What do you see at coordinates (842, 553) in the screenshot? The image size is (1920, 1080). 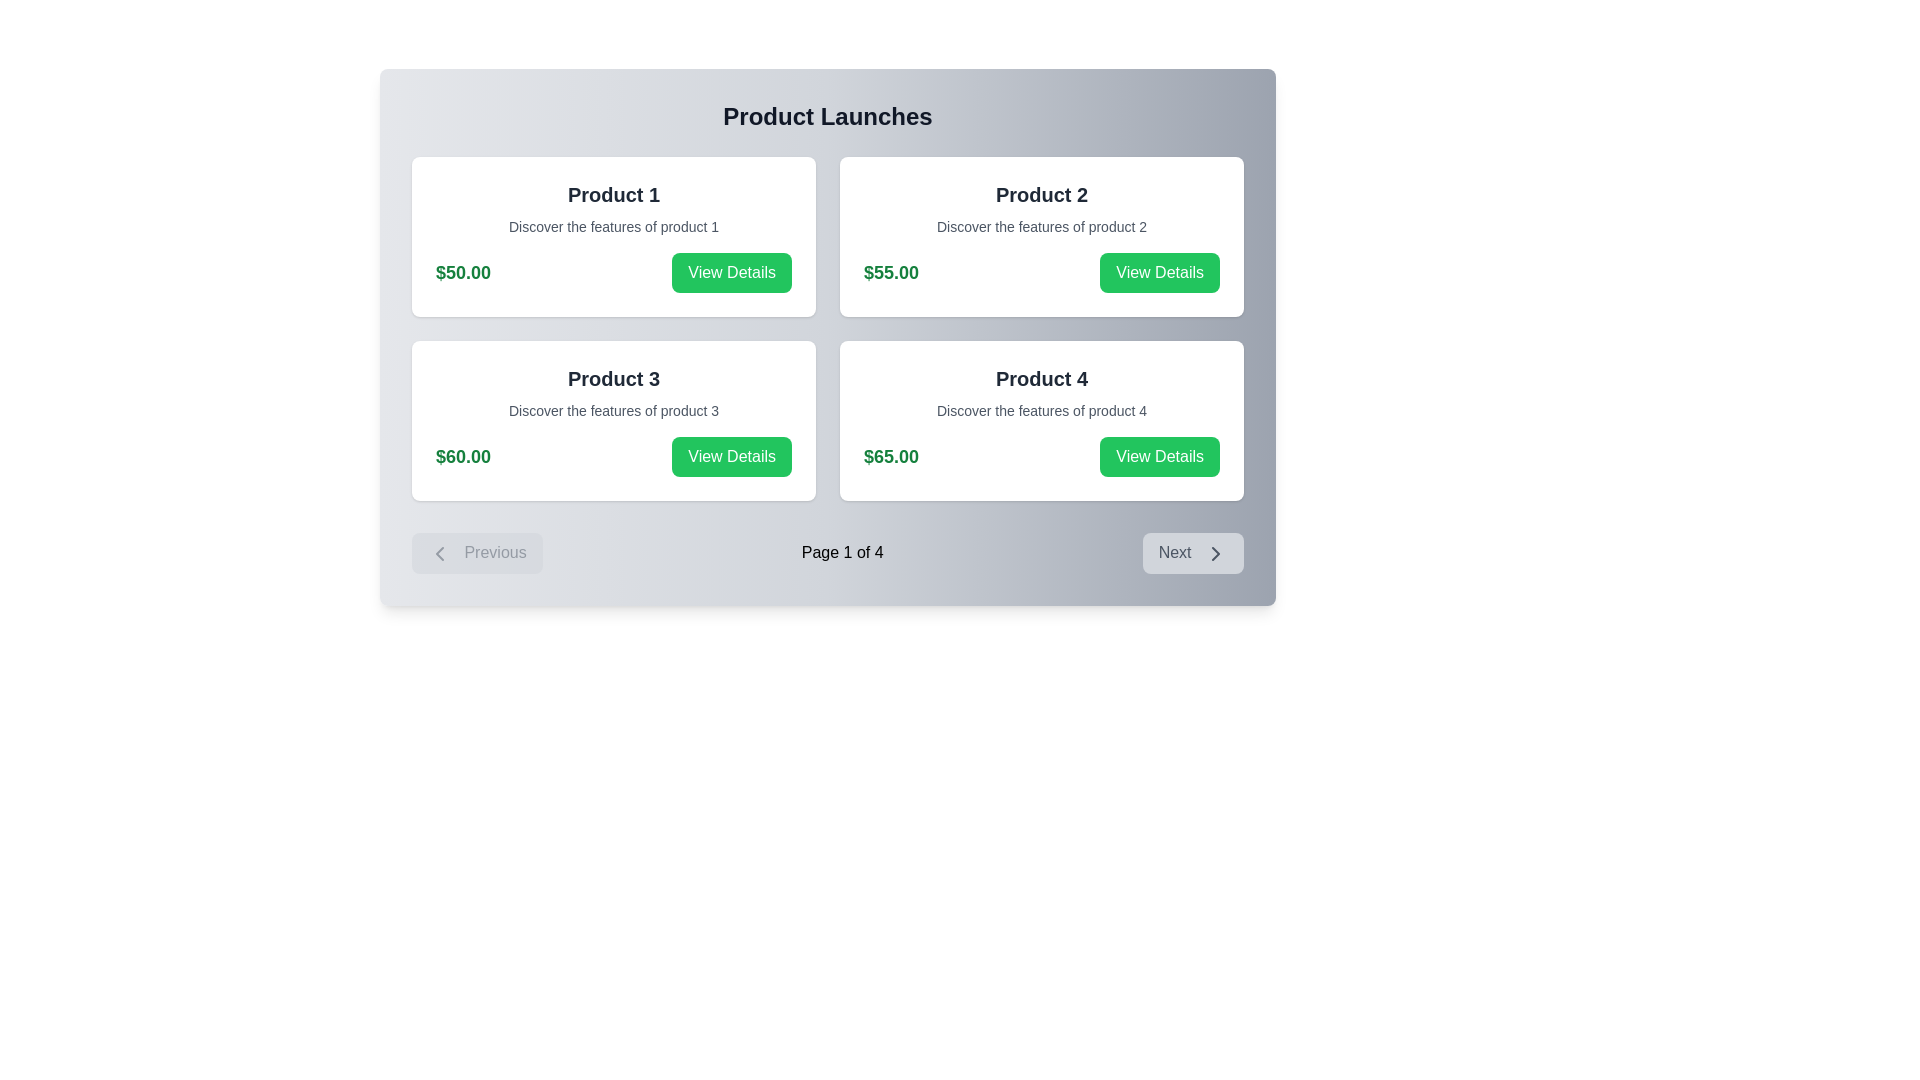 I see `the 'Page 1 of 4' text label, which is centrally located in the pagination navigation section between the 'Previous' and 'Next' buttons` at bounding box center [842, 553].